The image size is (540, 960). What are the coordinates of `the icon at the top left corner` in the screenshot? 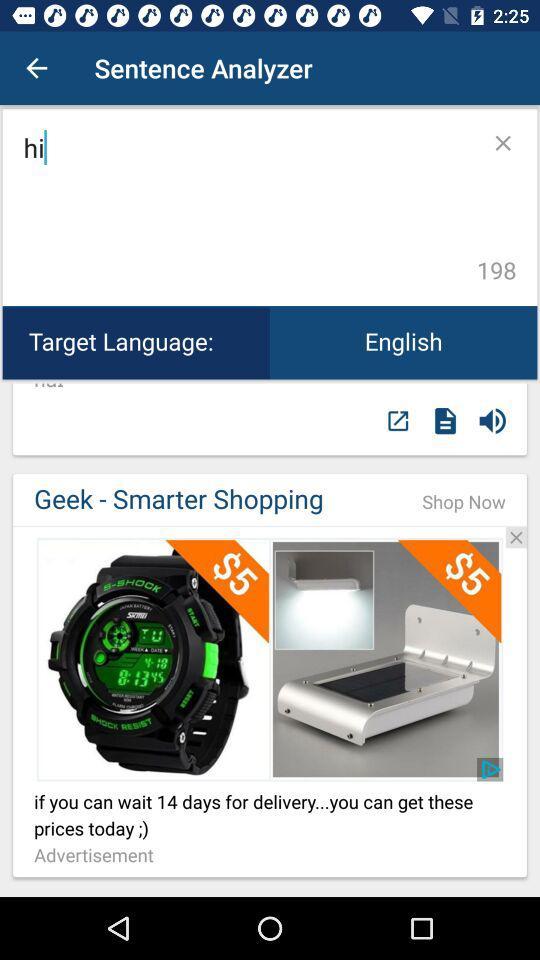 It's located at (36, 68).